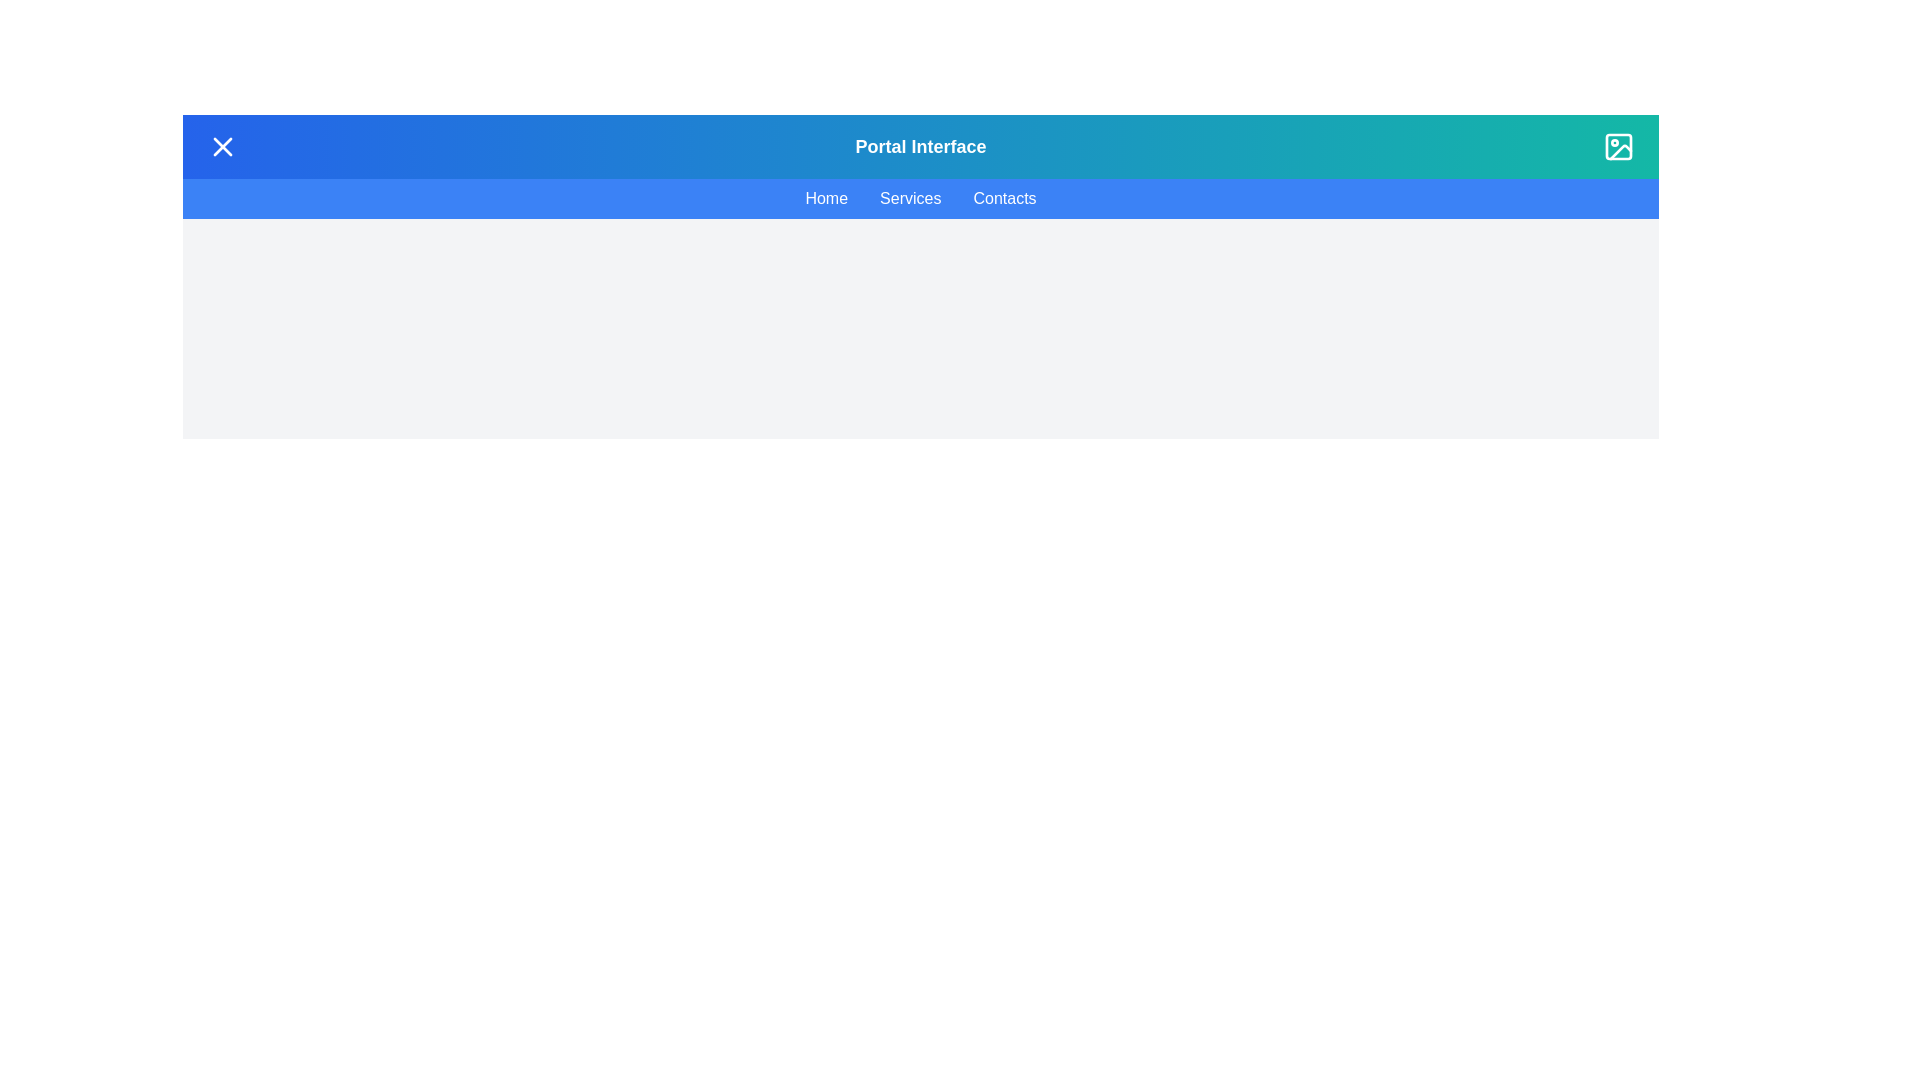 This screenshot has height=1080, width=1920. I want to click on the button with the image icon to switch the displayed content, so click(1618, 145).